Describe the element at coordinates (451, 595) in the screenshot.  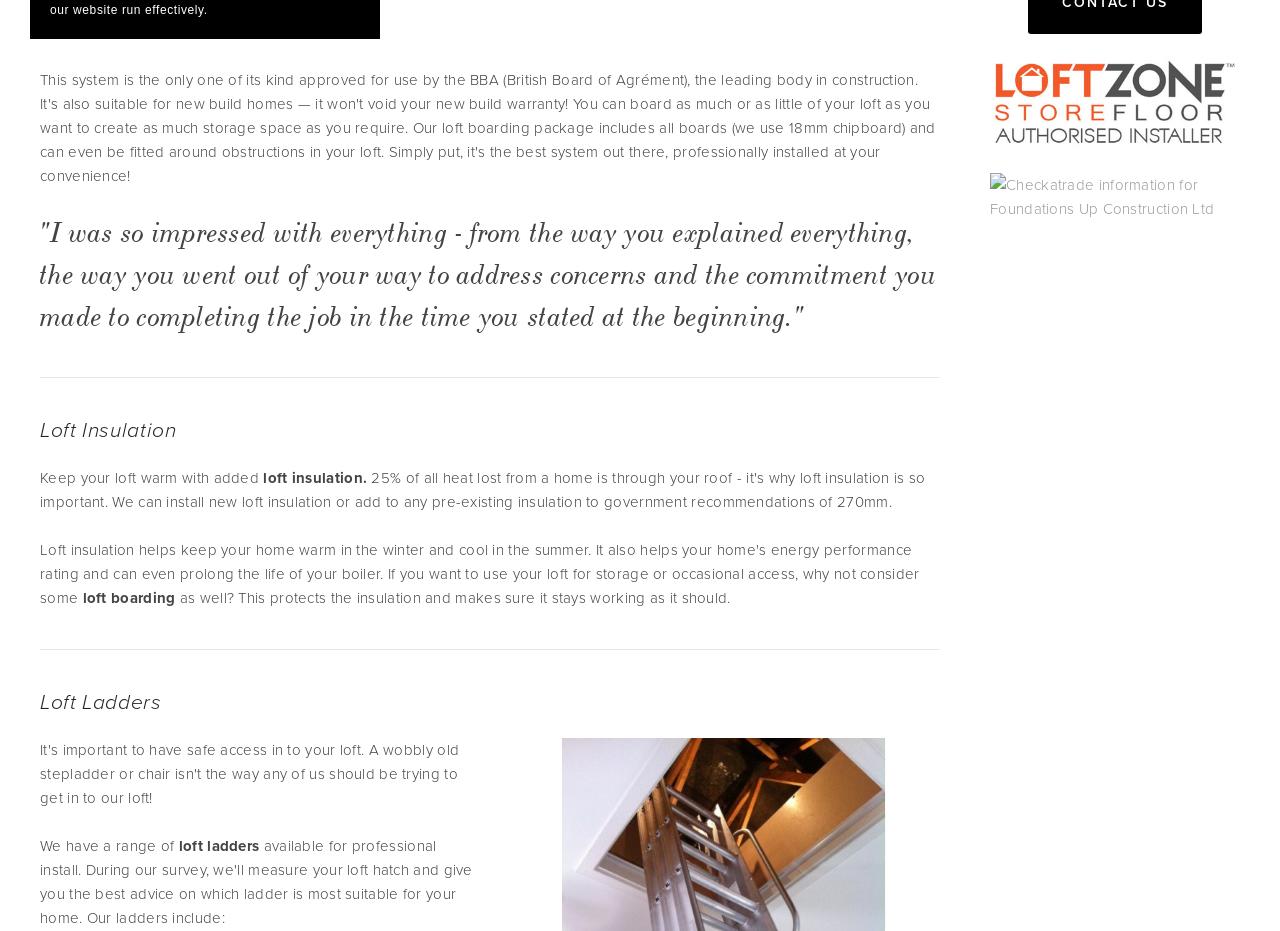
I see `'as well? This protects the insulation and makes sure it stays working as it should.'` at that location.